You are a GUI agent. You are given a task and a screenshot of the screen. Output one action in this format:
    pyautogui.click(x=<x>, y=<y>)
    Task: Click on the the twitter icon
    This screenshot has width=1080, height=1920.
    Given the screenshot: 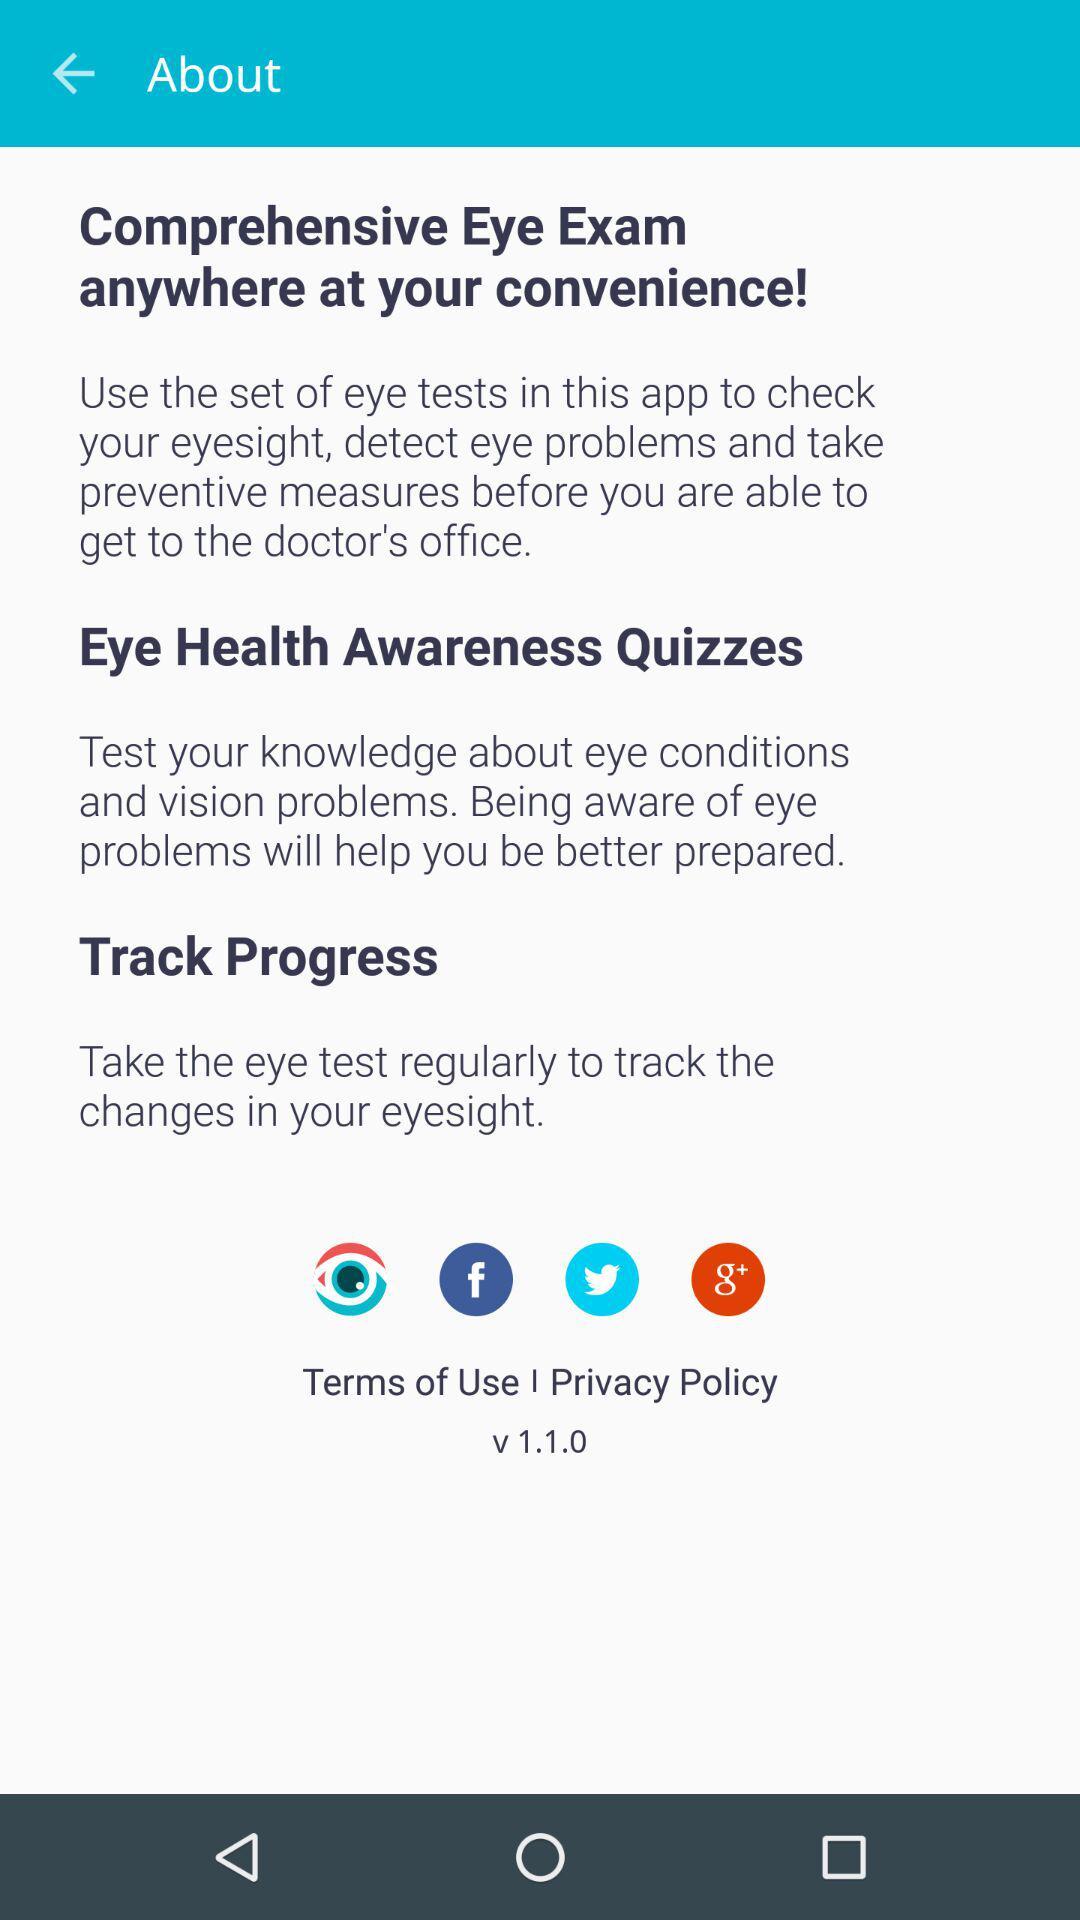 What is the action you would take?
    pyautogui.click(x=601, y=1278)
    